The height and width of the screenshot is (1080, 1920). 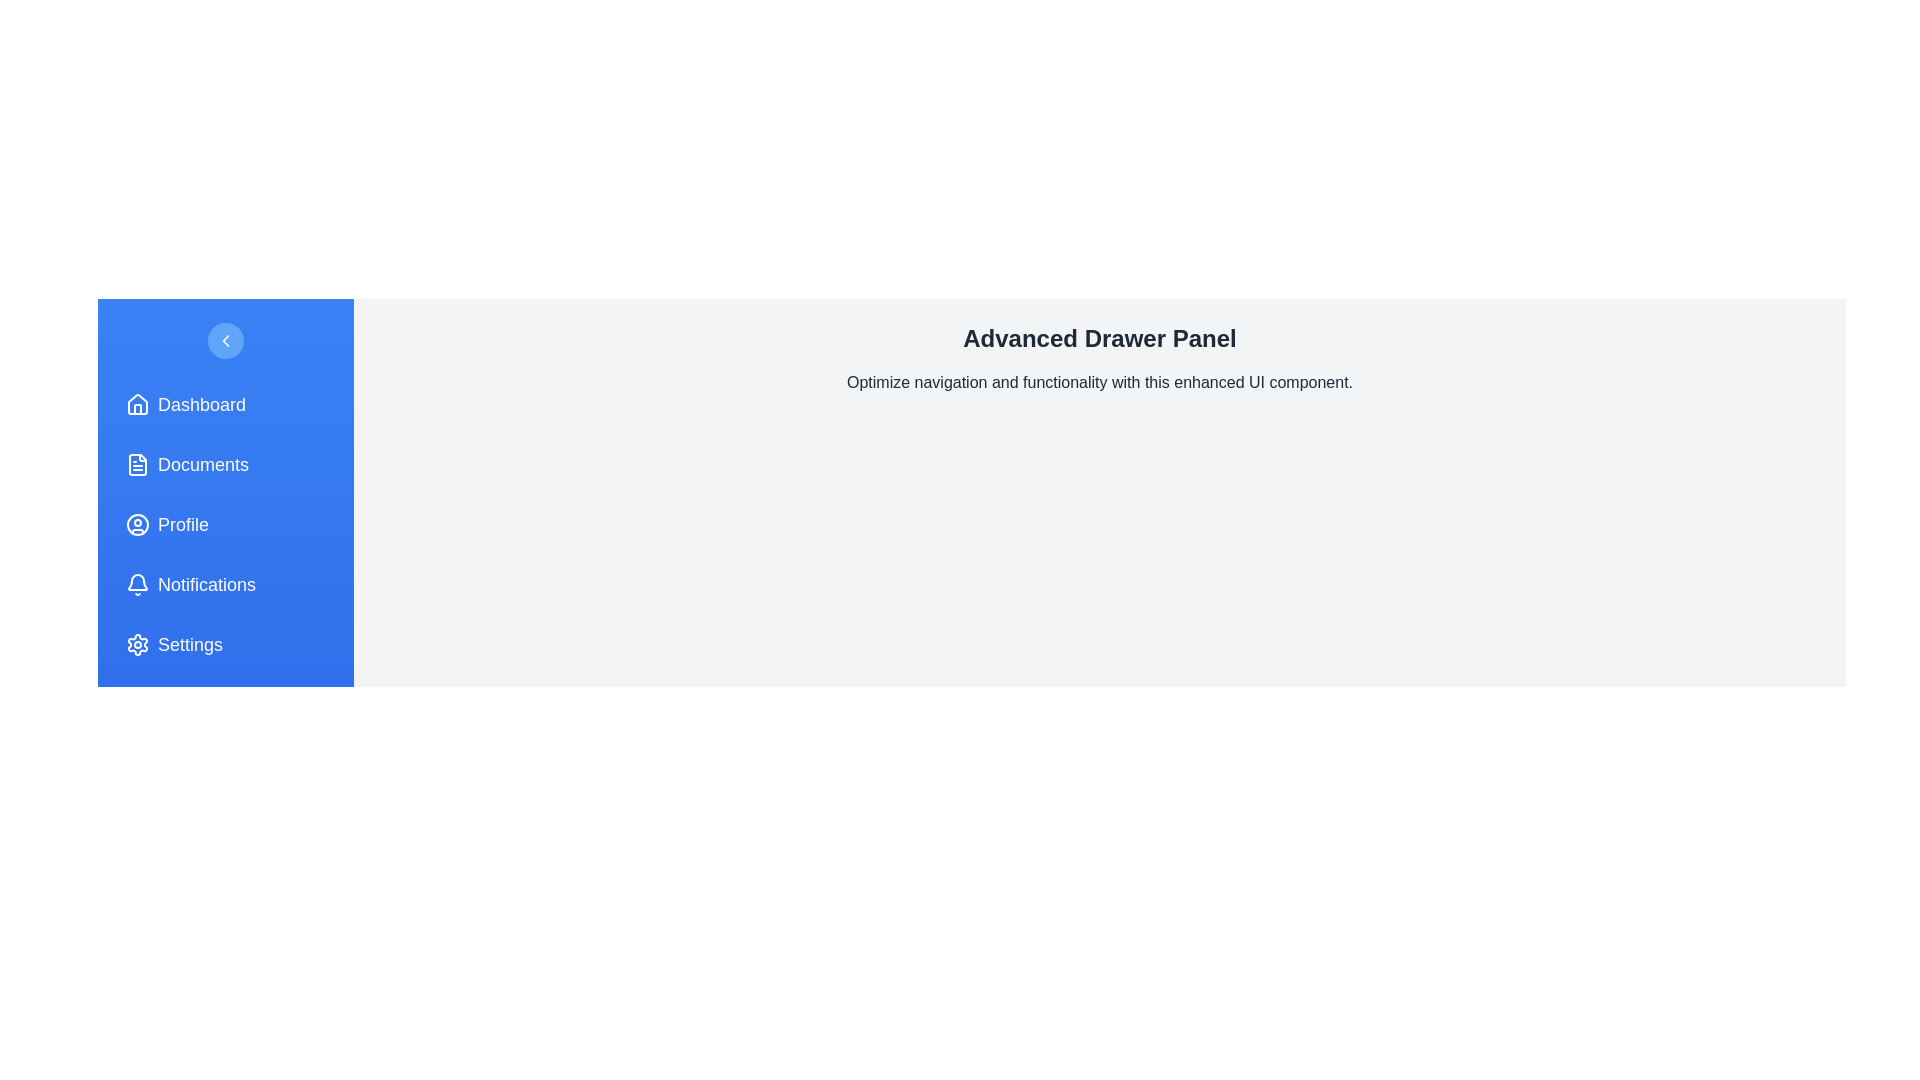 I want to click on the menu item labeled Dashboard, so click(x=225, y=405).